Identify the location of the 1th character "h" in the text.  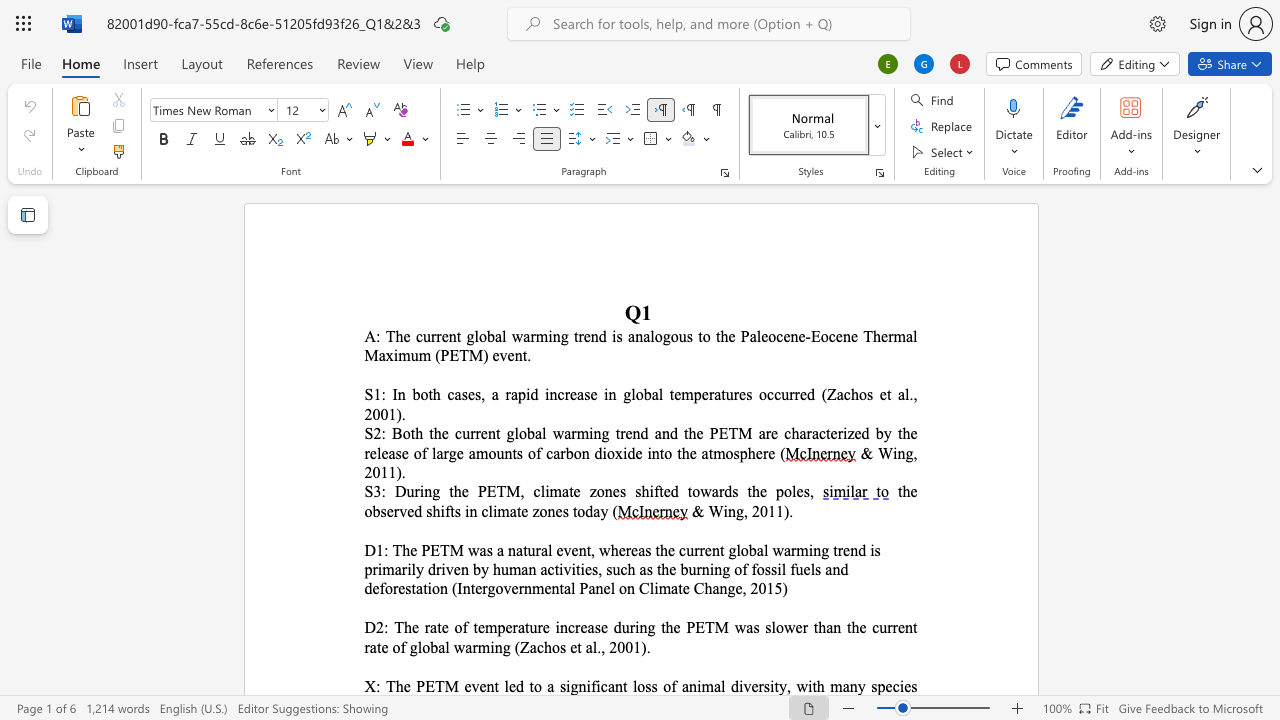
(435, 394).